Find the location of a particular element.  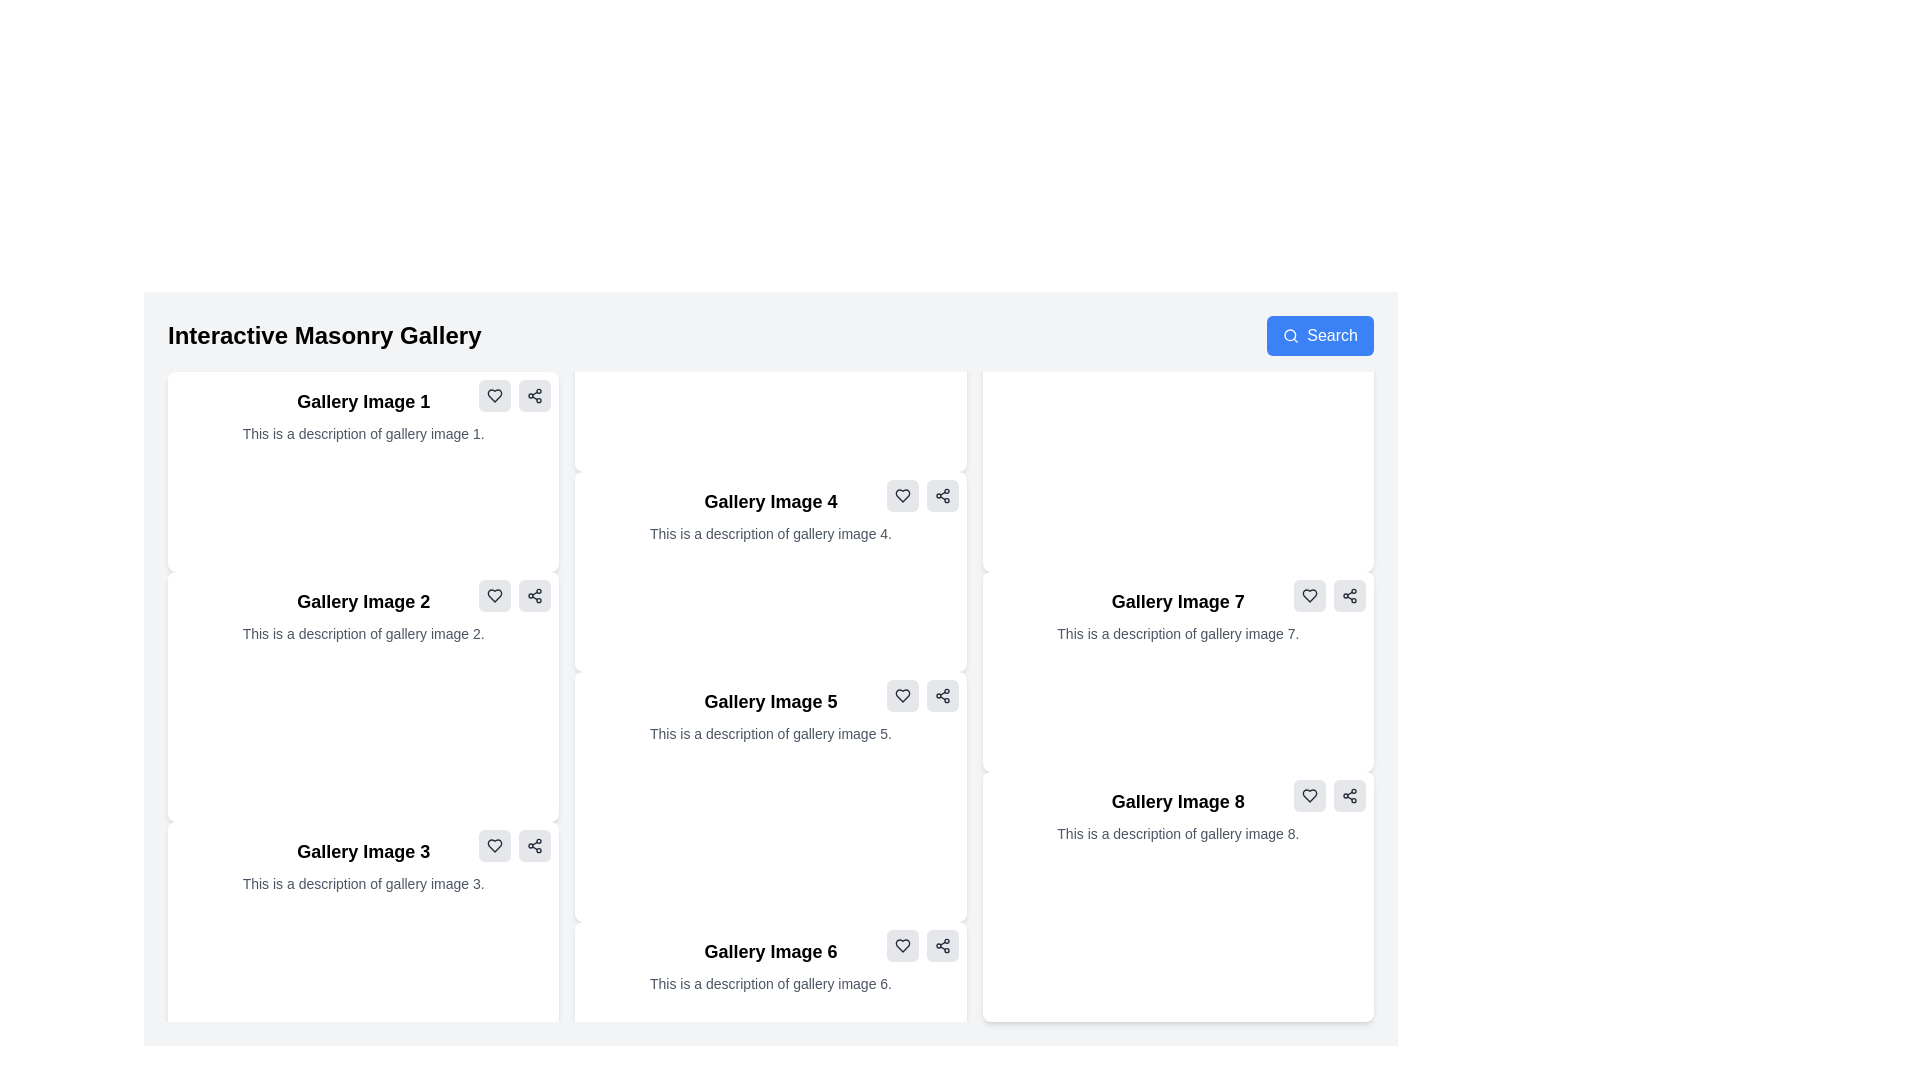

text from the Text Label that displays 'Gallery Image 6', which is styled as large and bold and located above the description of the sixth gallery item at the bottom center of the gallery layout is located at coordinates (770, 951).